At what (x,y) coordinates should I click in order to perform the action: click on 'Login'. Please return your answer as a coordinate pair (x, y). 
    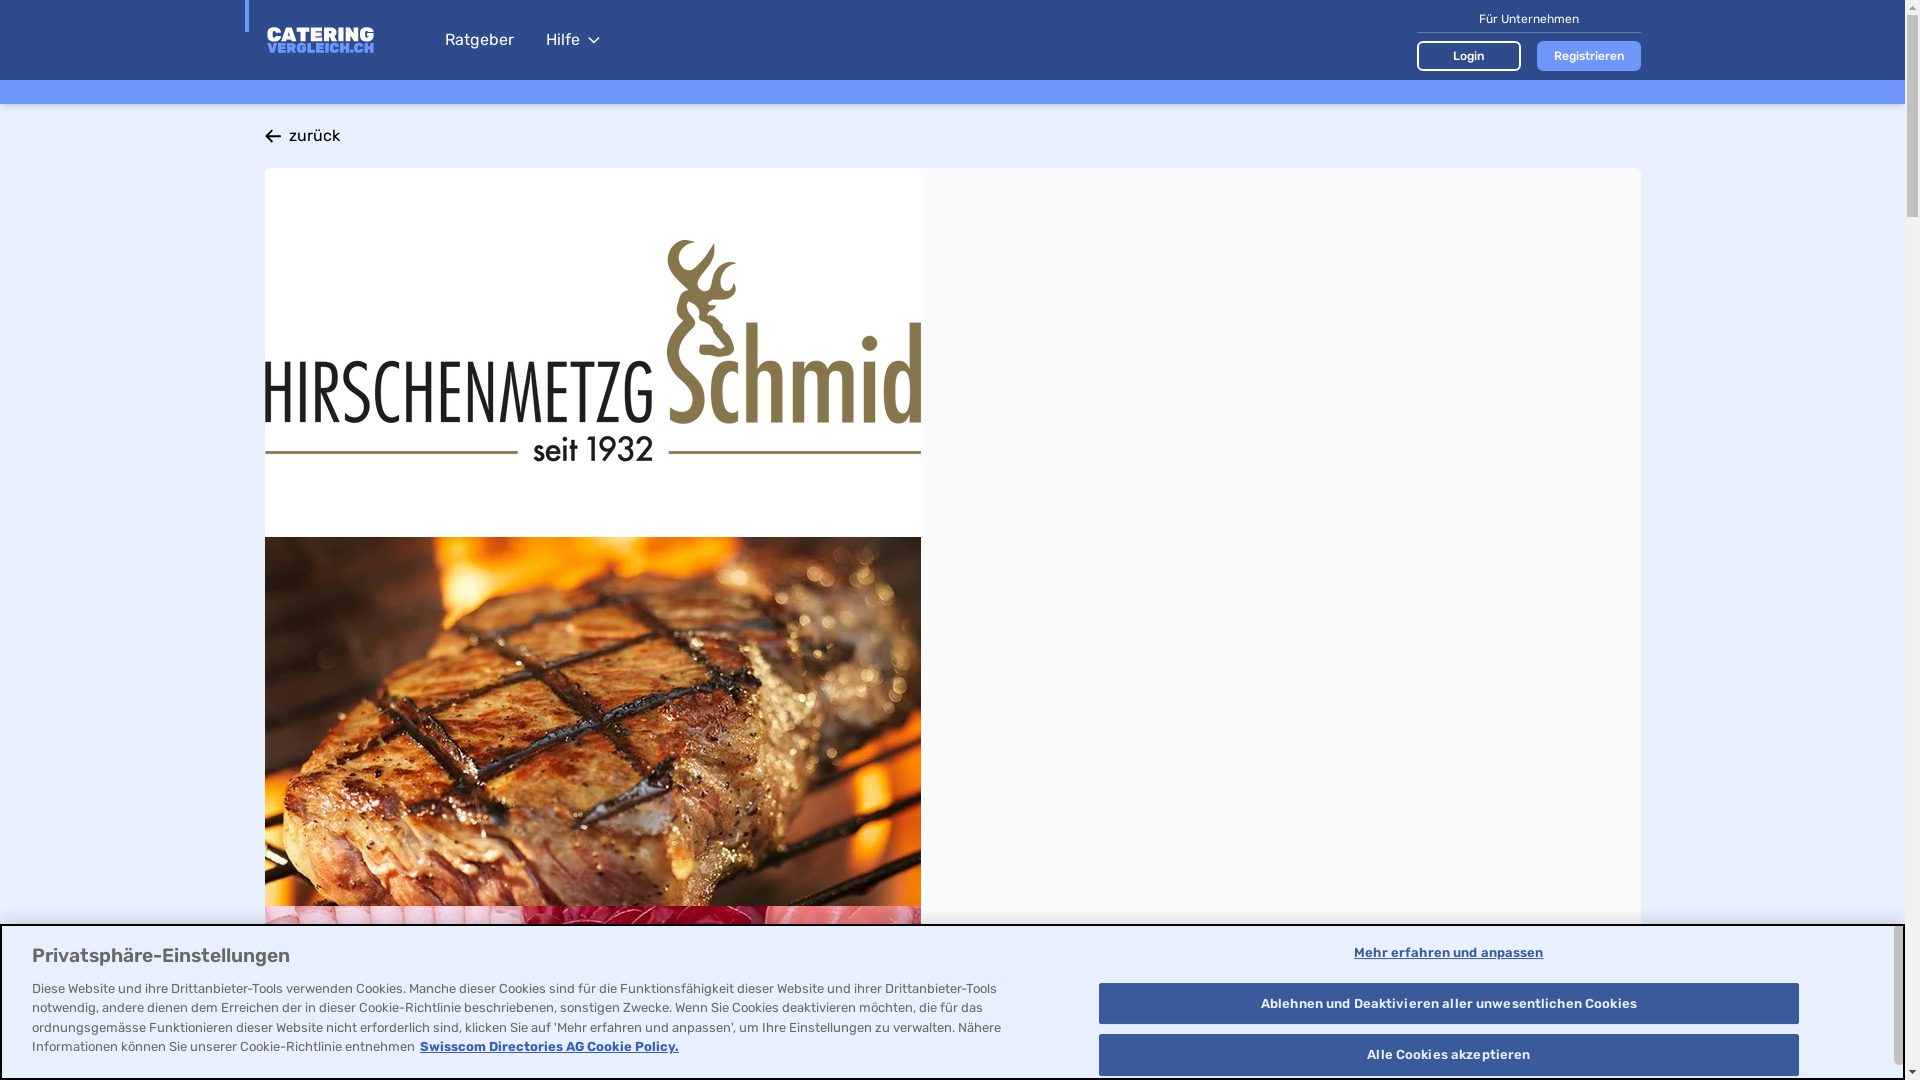
    Looking at the image, I should click on (1468, 53).